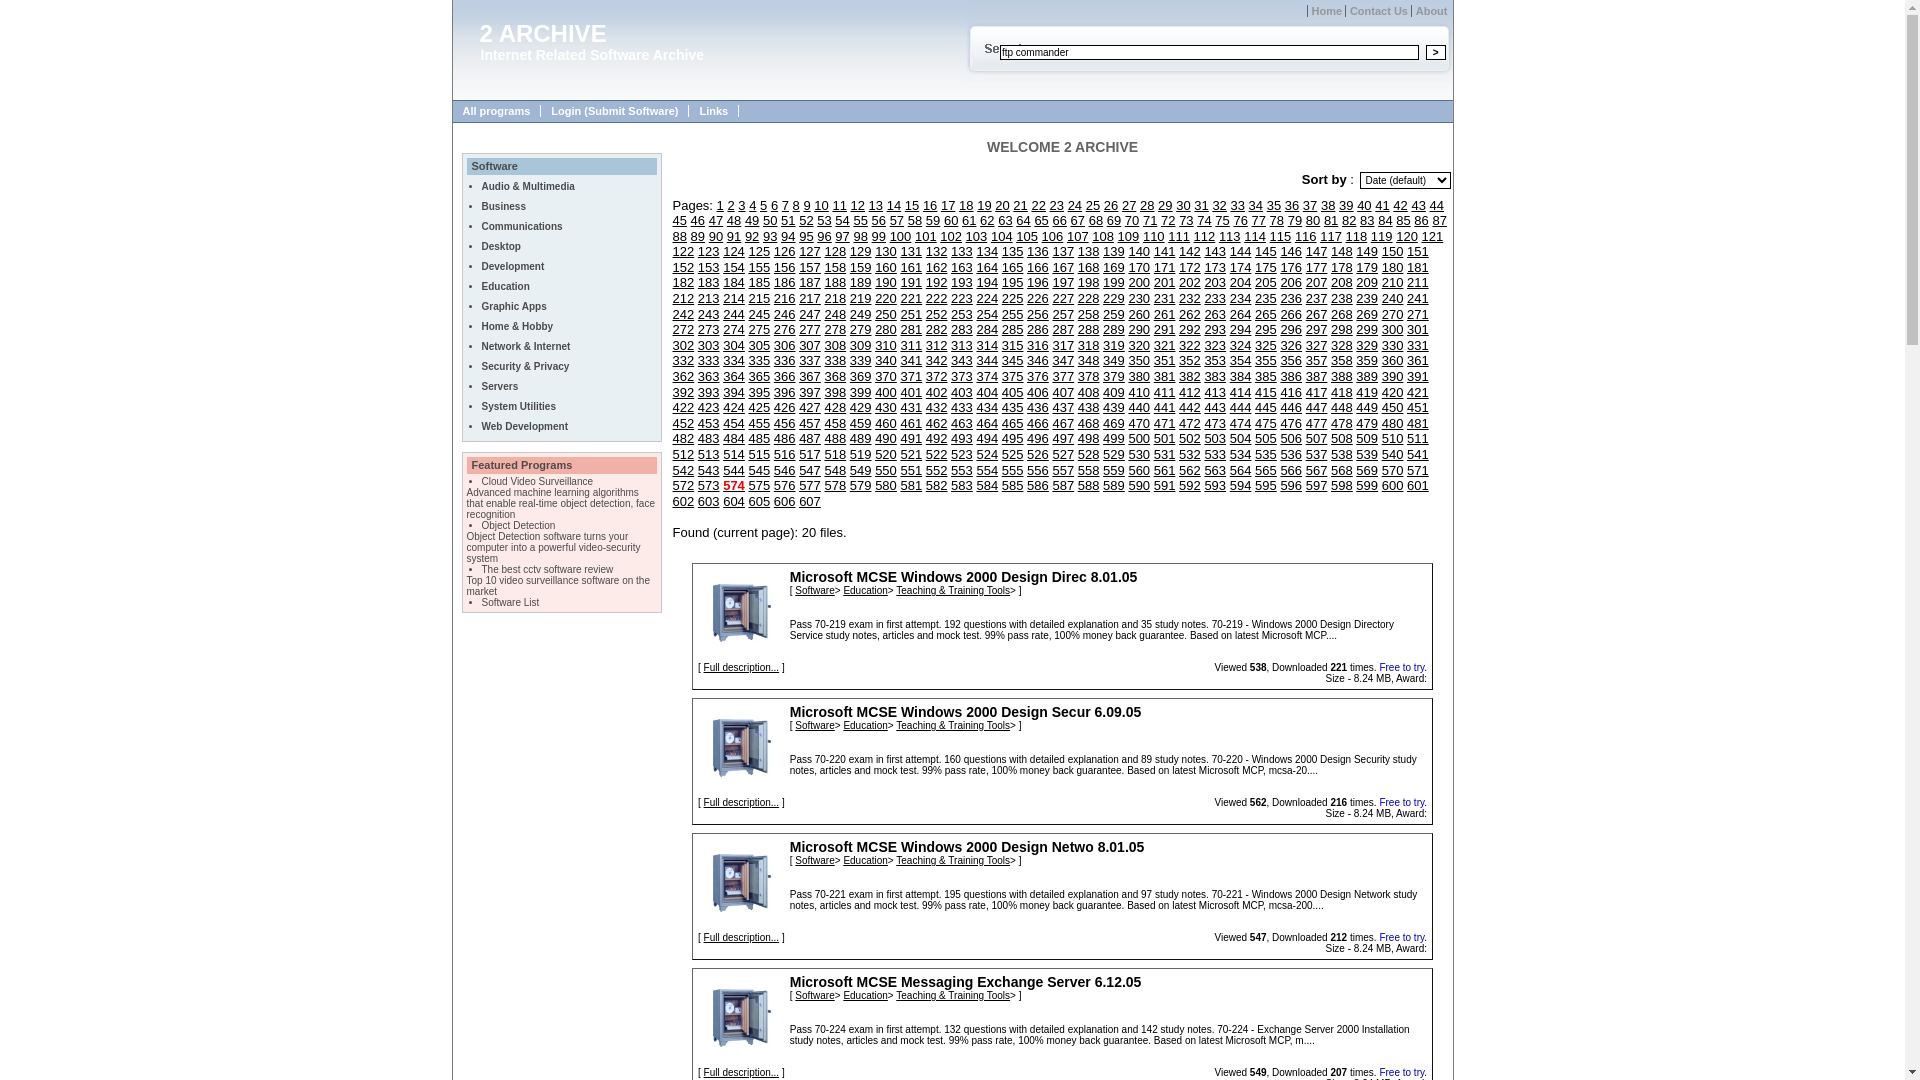  I want to click on '395', so click(757, 392).